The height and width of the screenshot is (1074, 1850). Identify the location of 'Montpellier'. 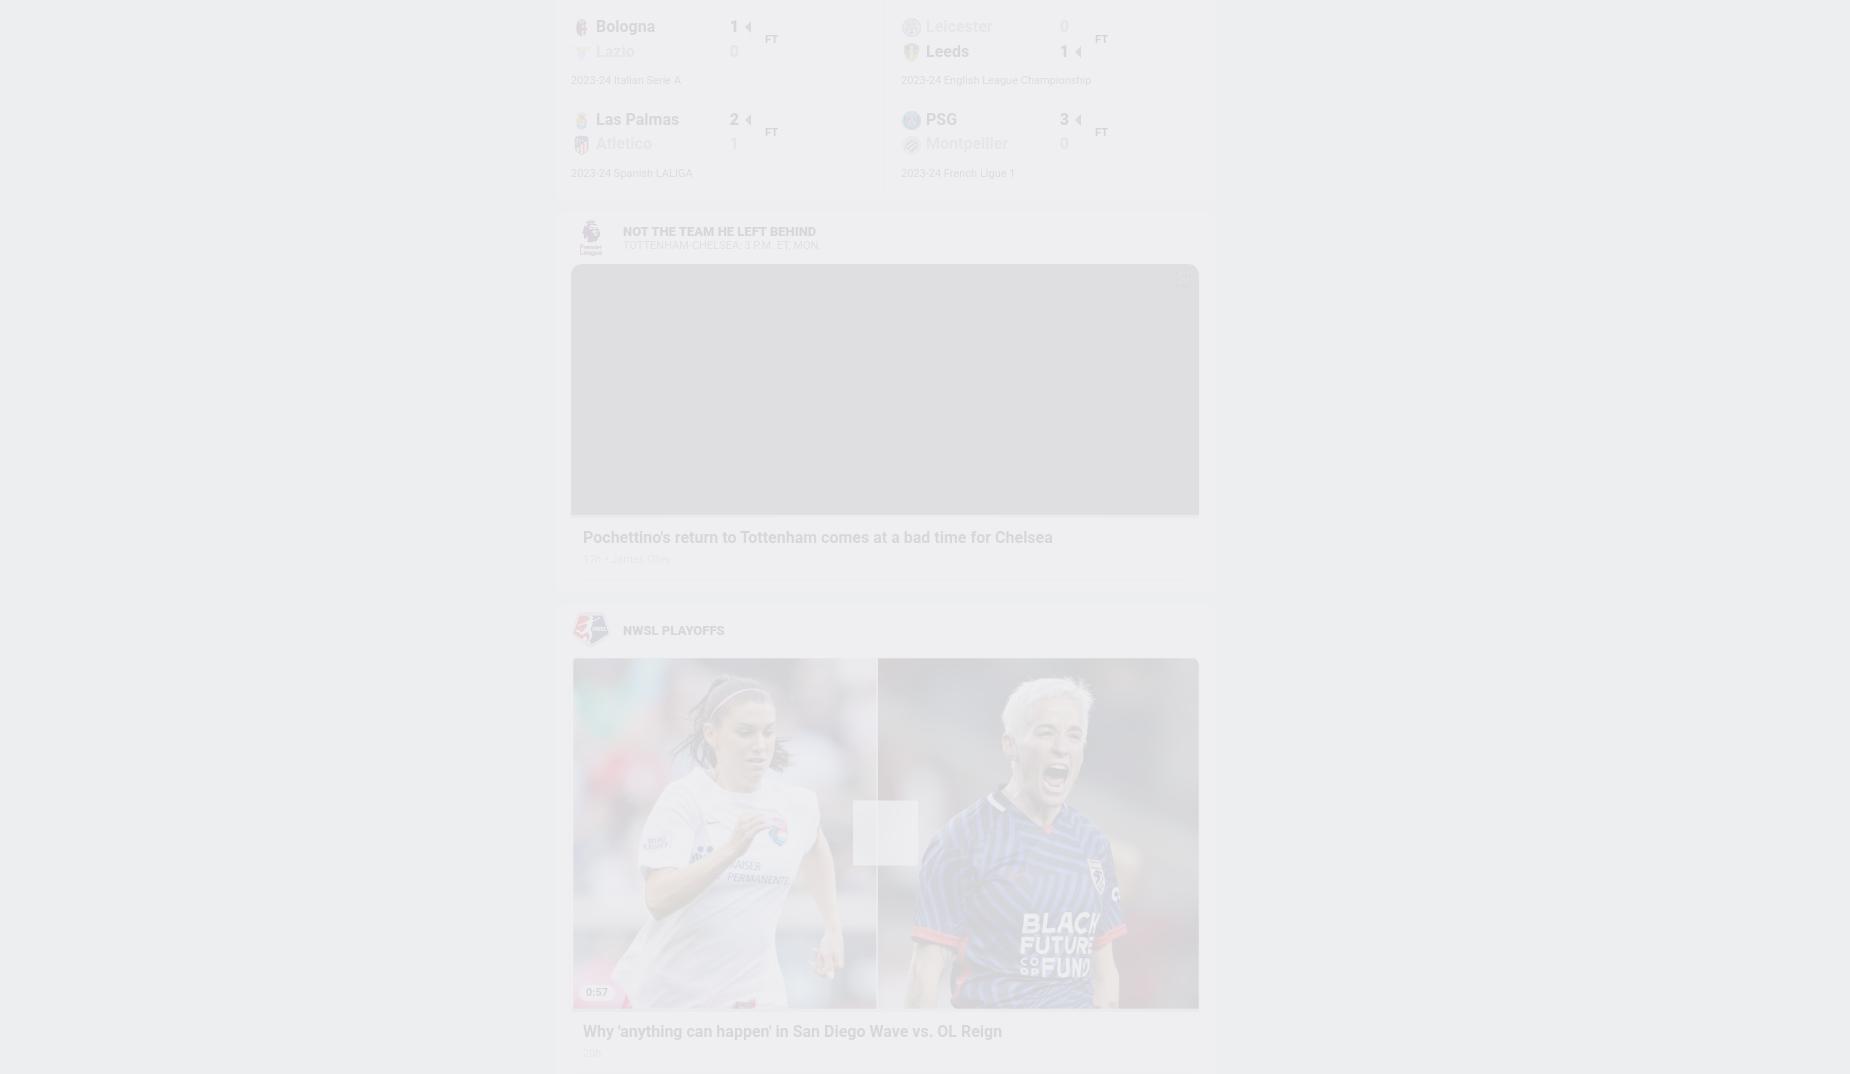
(965, 142).